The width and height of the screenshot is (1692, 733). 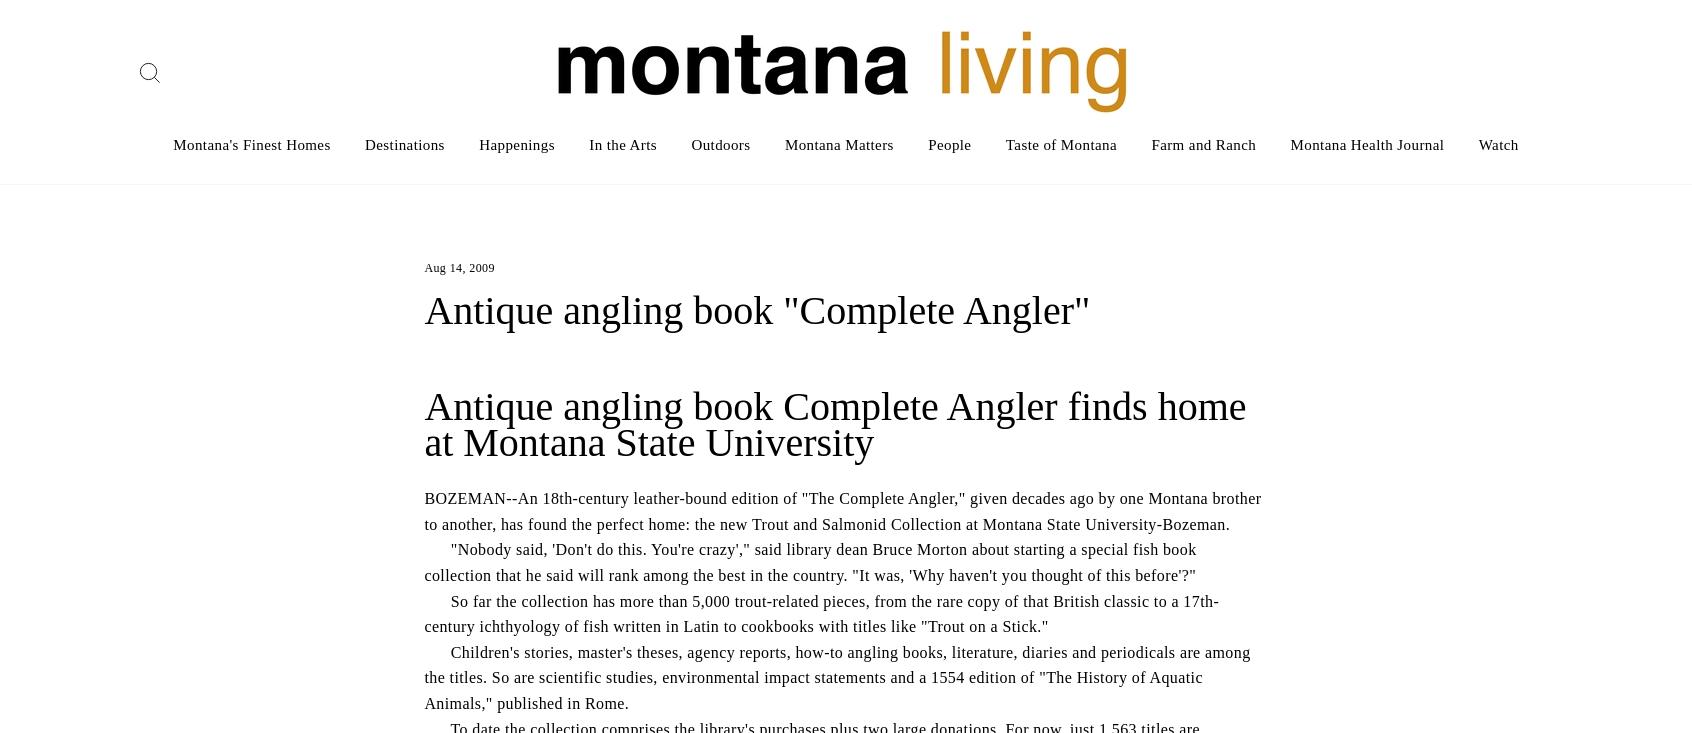 I want to click on 'Happenings', so click(x=516, y=144).